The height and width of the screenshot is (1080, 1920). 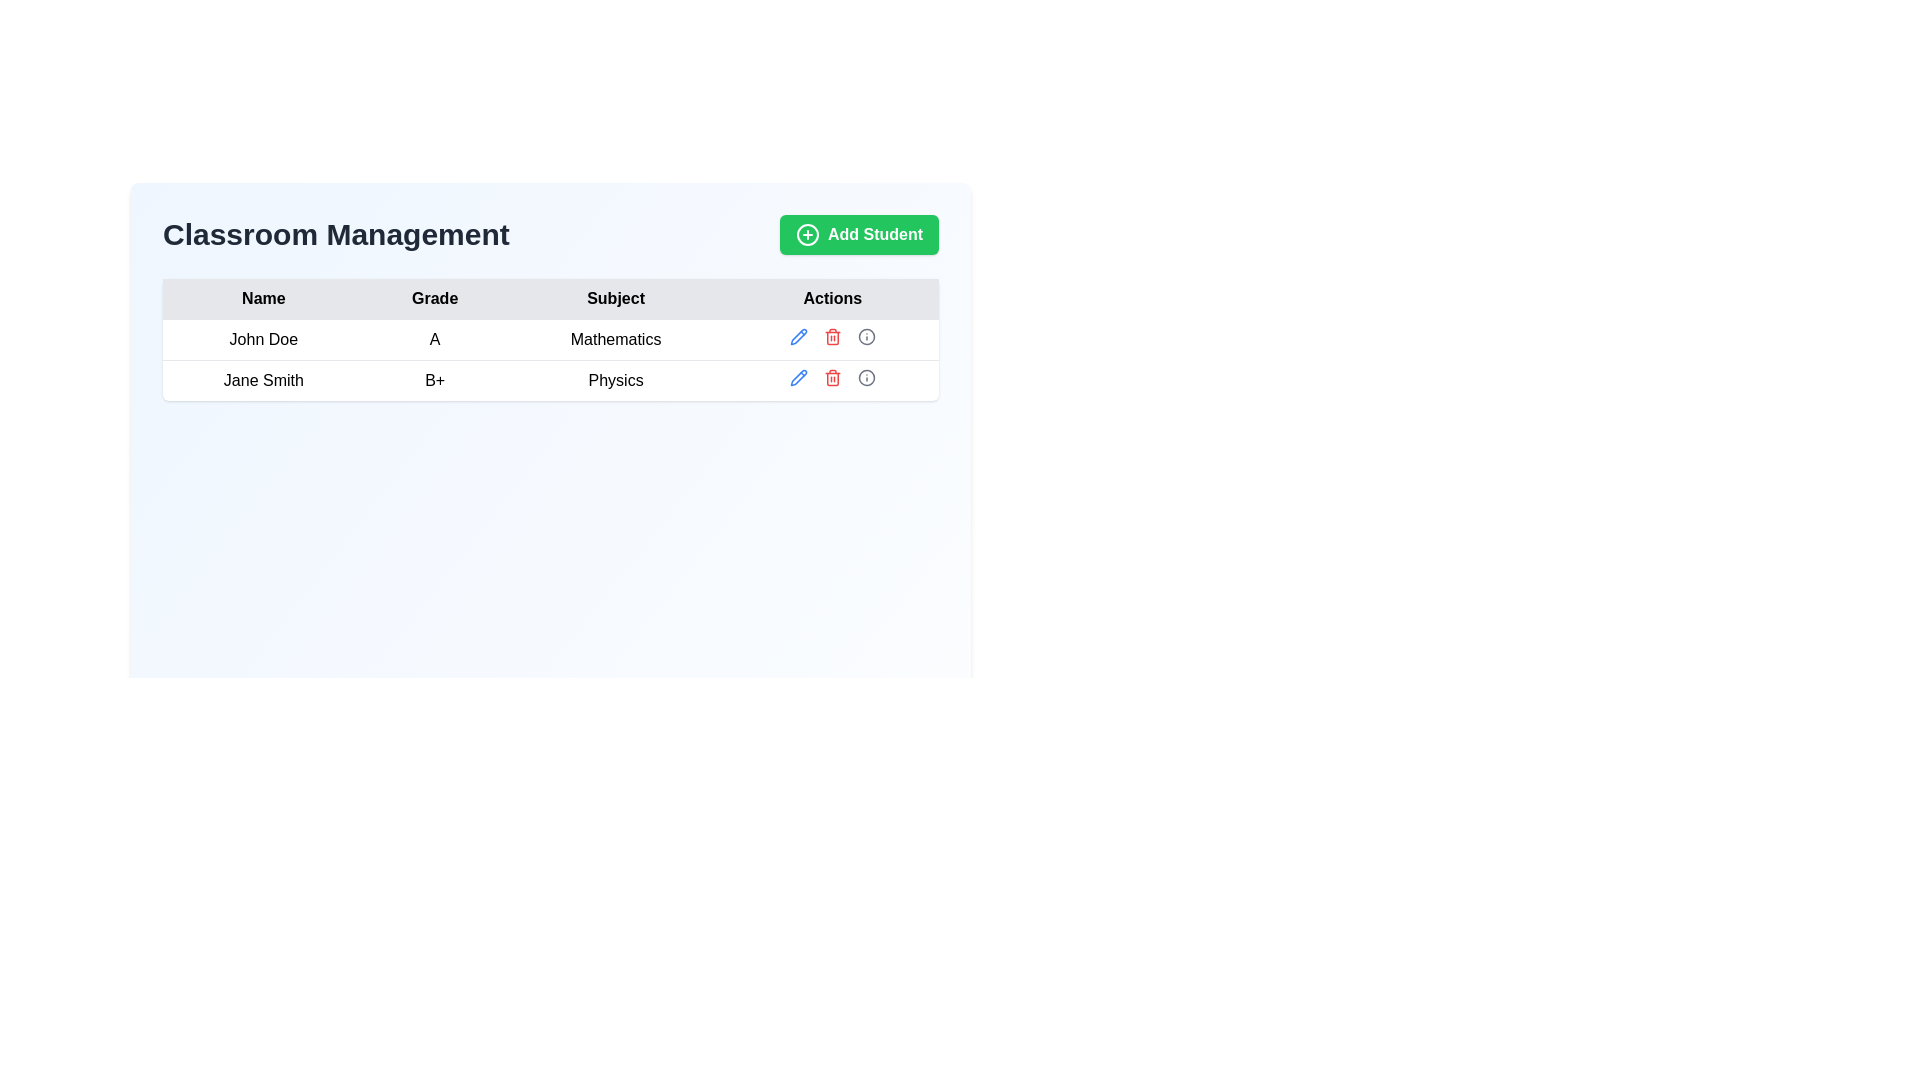 What do you see at coordinates (832, 335) in the screenshot?
I see `the red trash can icon in the 'Actions' column of the row containing the student 'John Doe'` at bounding box center [832, 335].